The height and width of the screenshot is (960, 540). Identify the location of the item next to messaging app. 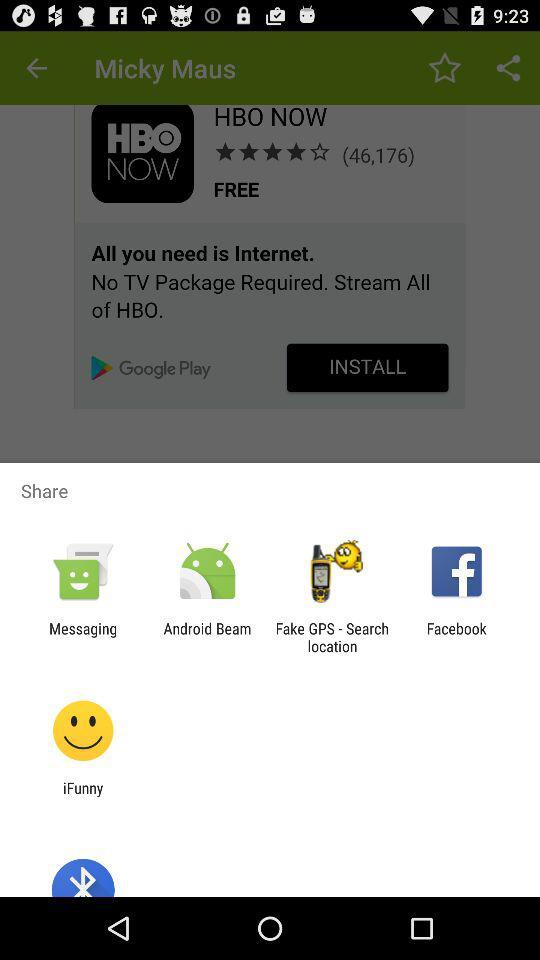
(206, 636).